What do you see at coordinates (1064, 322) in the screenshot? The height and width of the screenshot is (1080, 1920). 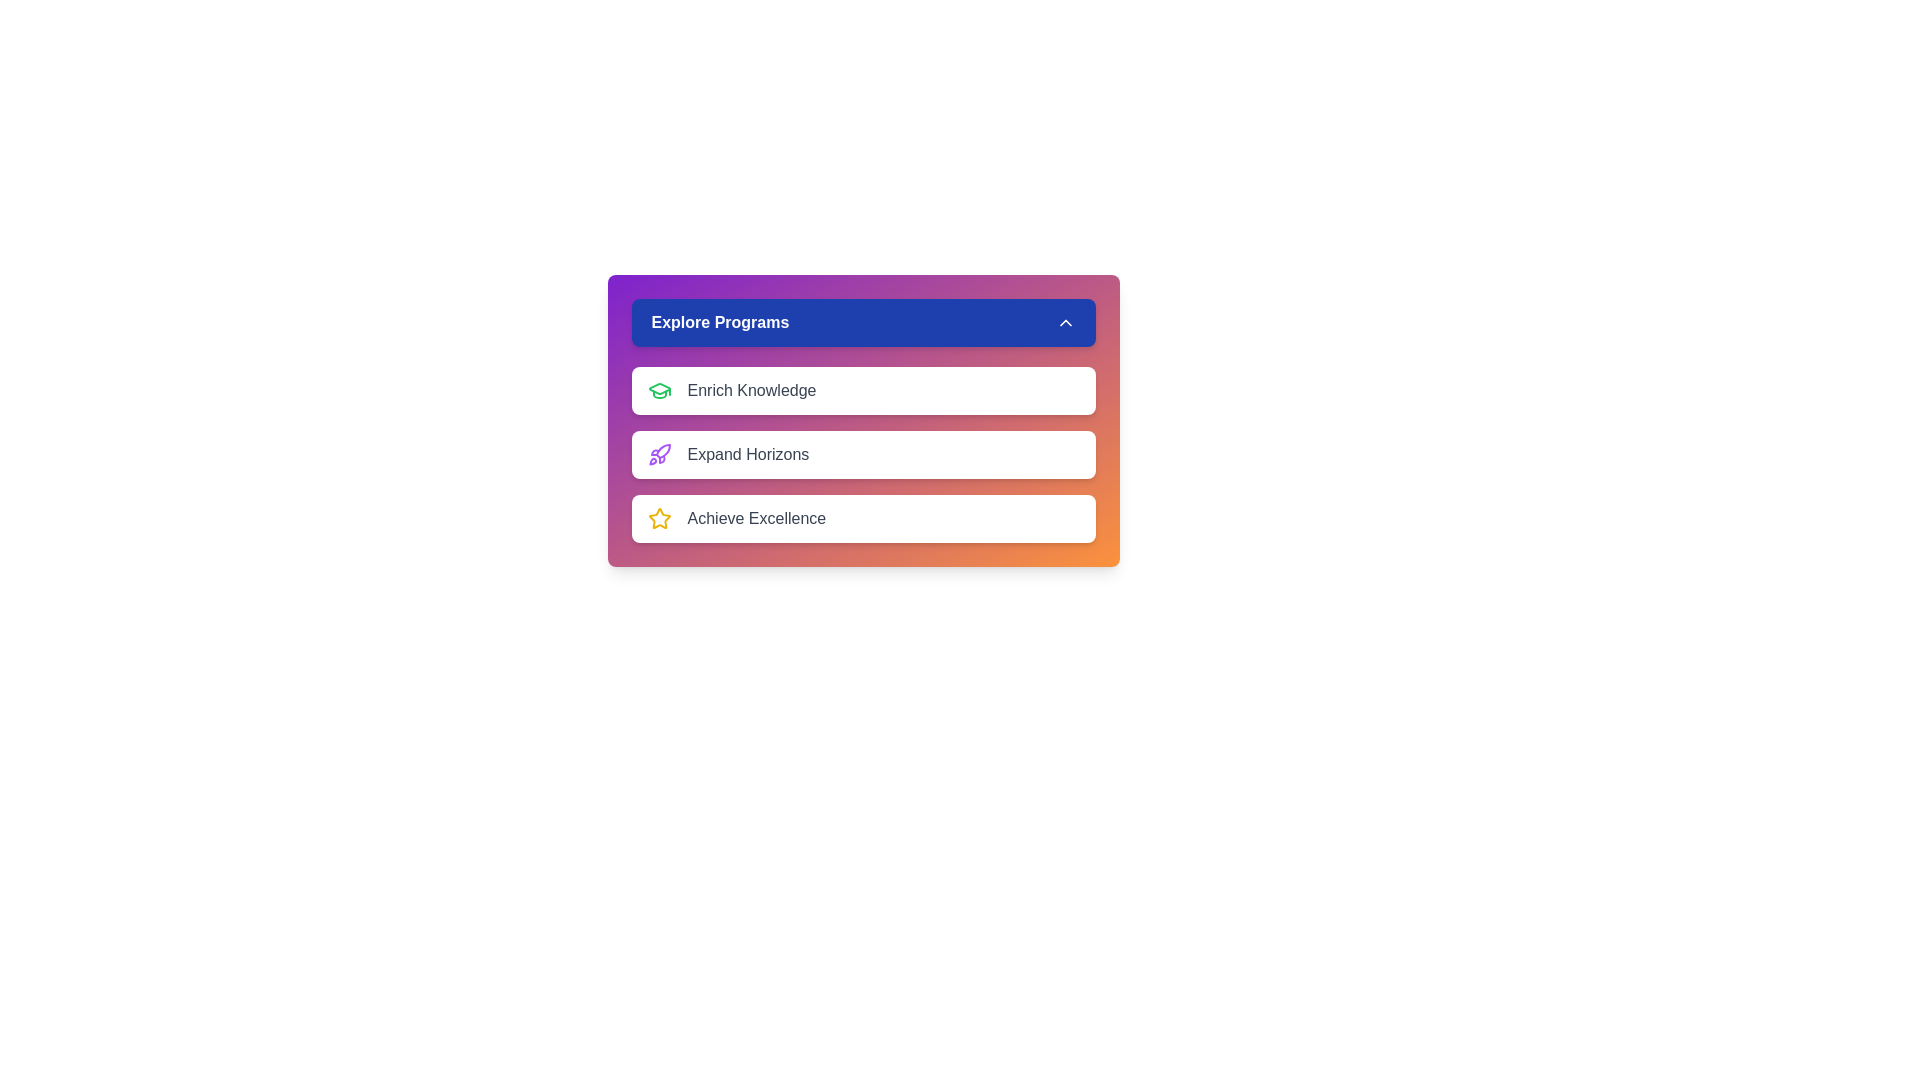 I see `the upward-pointing chevron icon located at the top-right corner of the 'Explore Programs' header bar` at bounding box center [1064, 322].